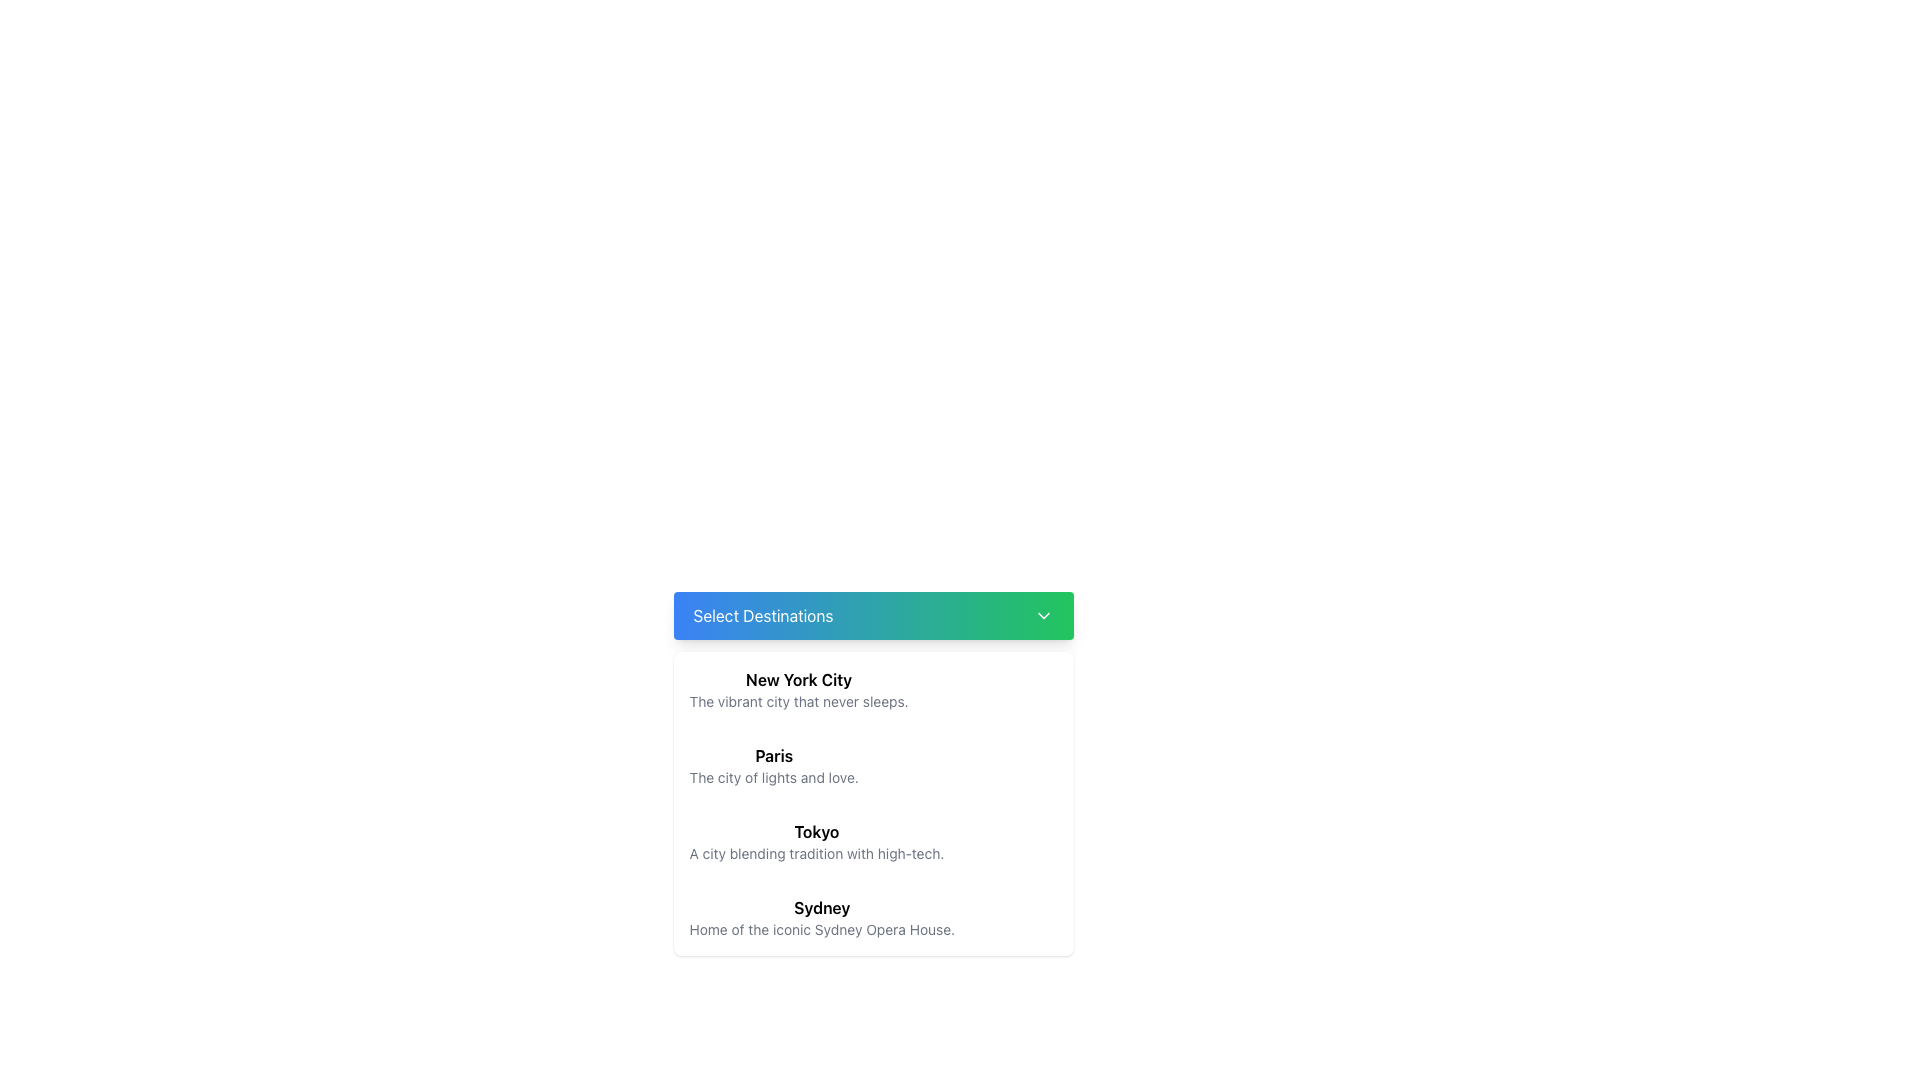  What do you see at coordinates (873, 918) in the screenshot?
I see `the selectable destination item representing Sydney, which is the last item in the vertical list of destination options under the 'Select Destinations' header` at bounding box center [873, 918].